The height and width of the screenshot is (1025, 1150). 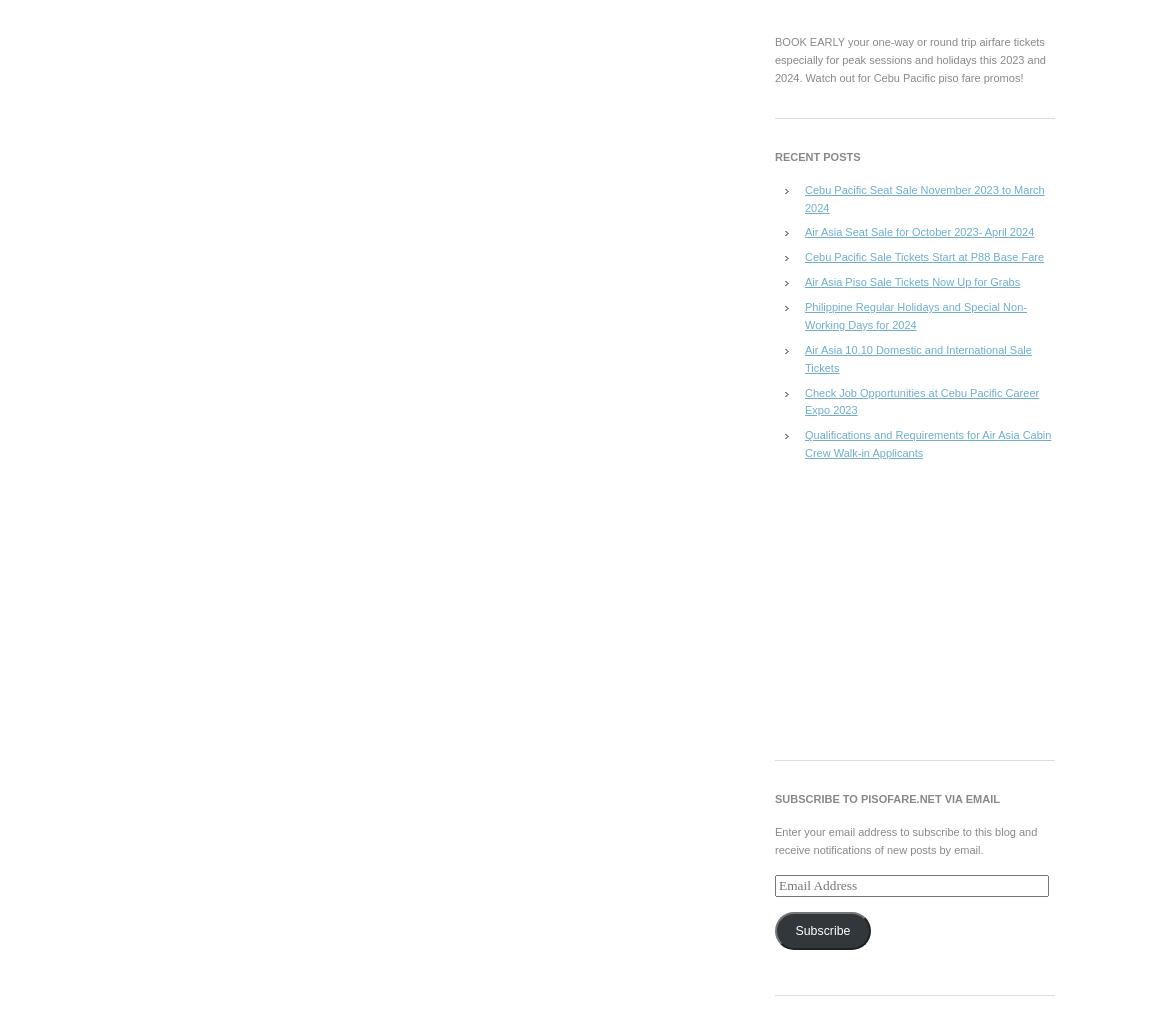 I want to click on 'Qualifications and Requirements for Air Asia Cabin Crew Walk-in Applicants', so click(x=928, y=443).